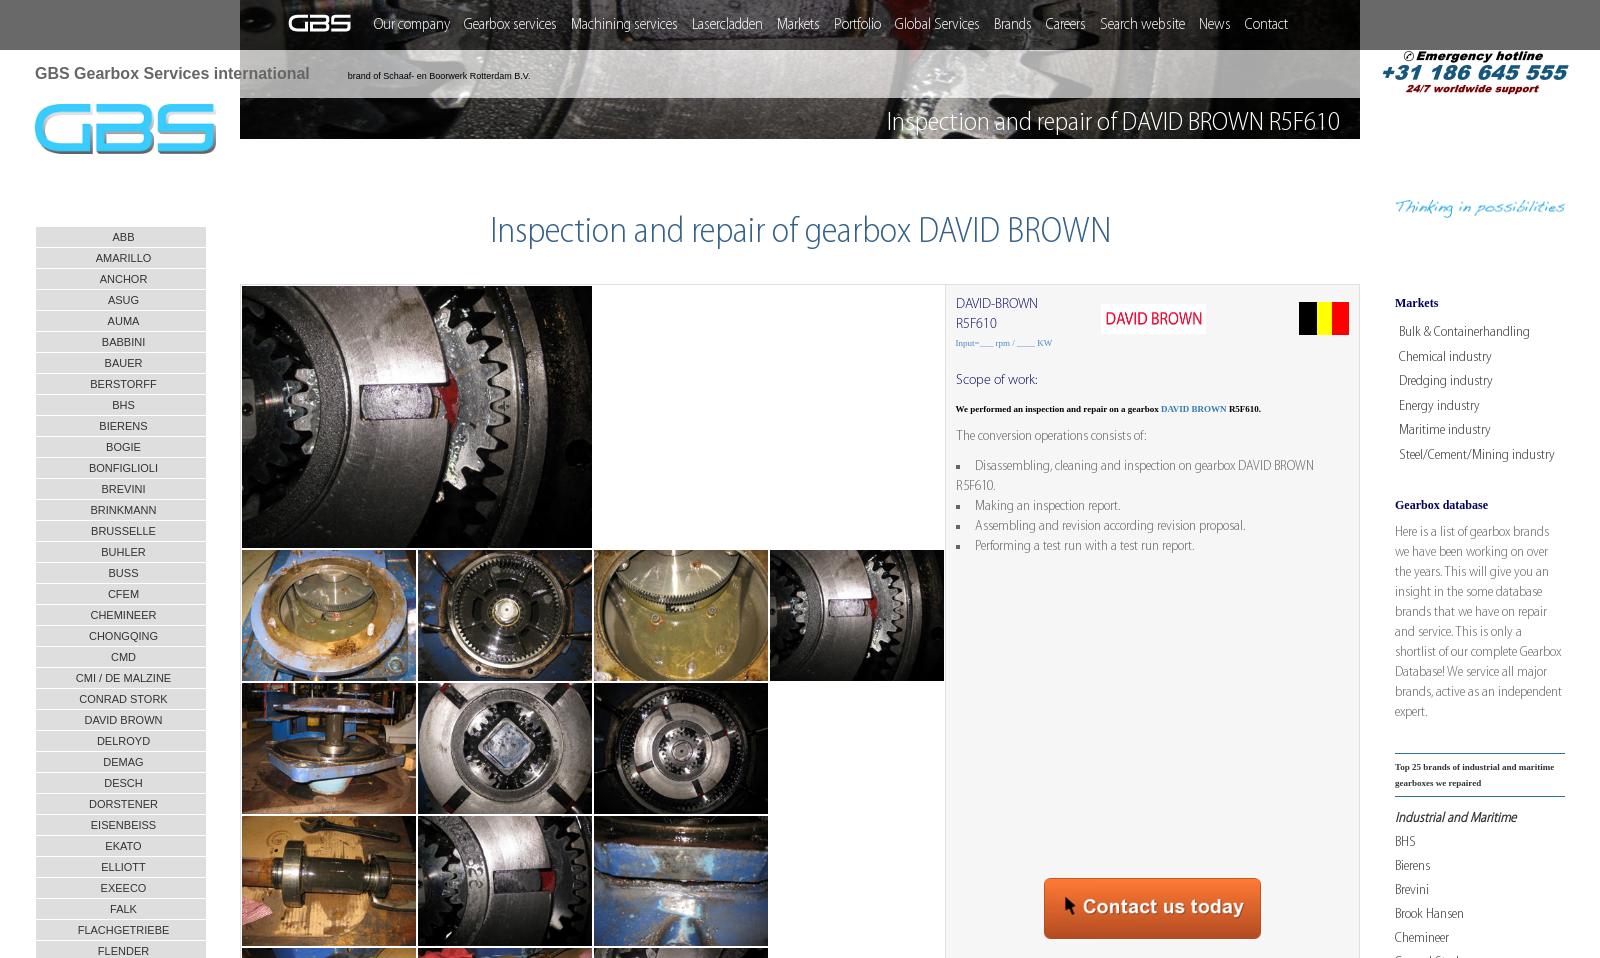 The image size is (1600, 958). What do you see at coordinates (122, 300) in the screenshot?
I see `'ASUG'` at bounding box center [122, 300].